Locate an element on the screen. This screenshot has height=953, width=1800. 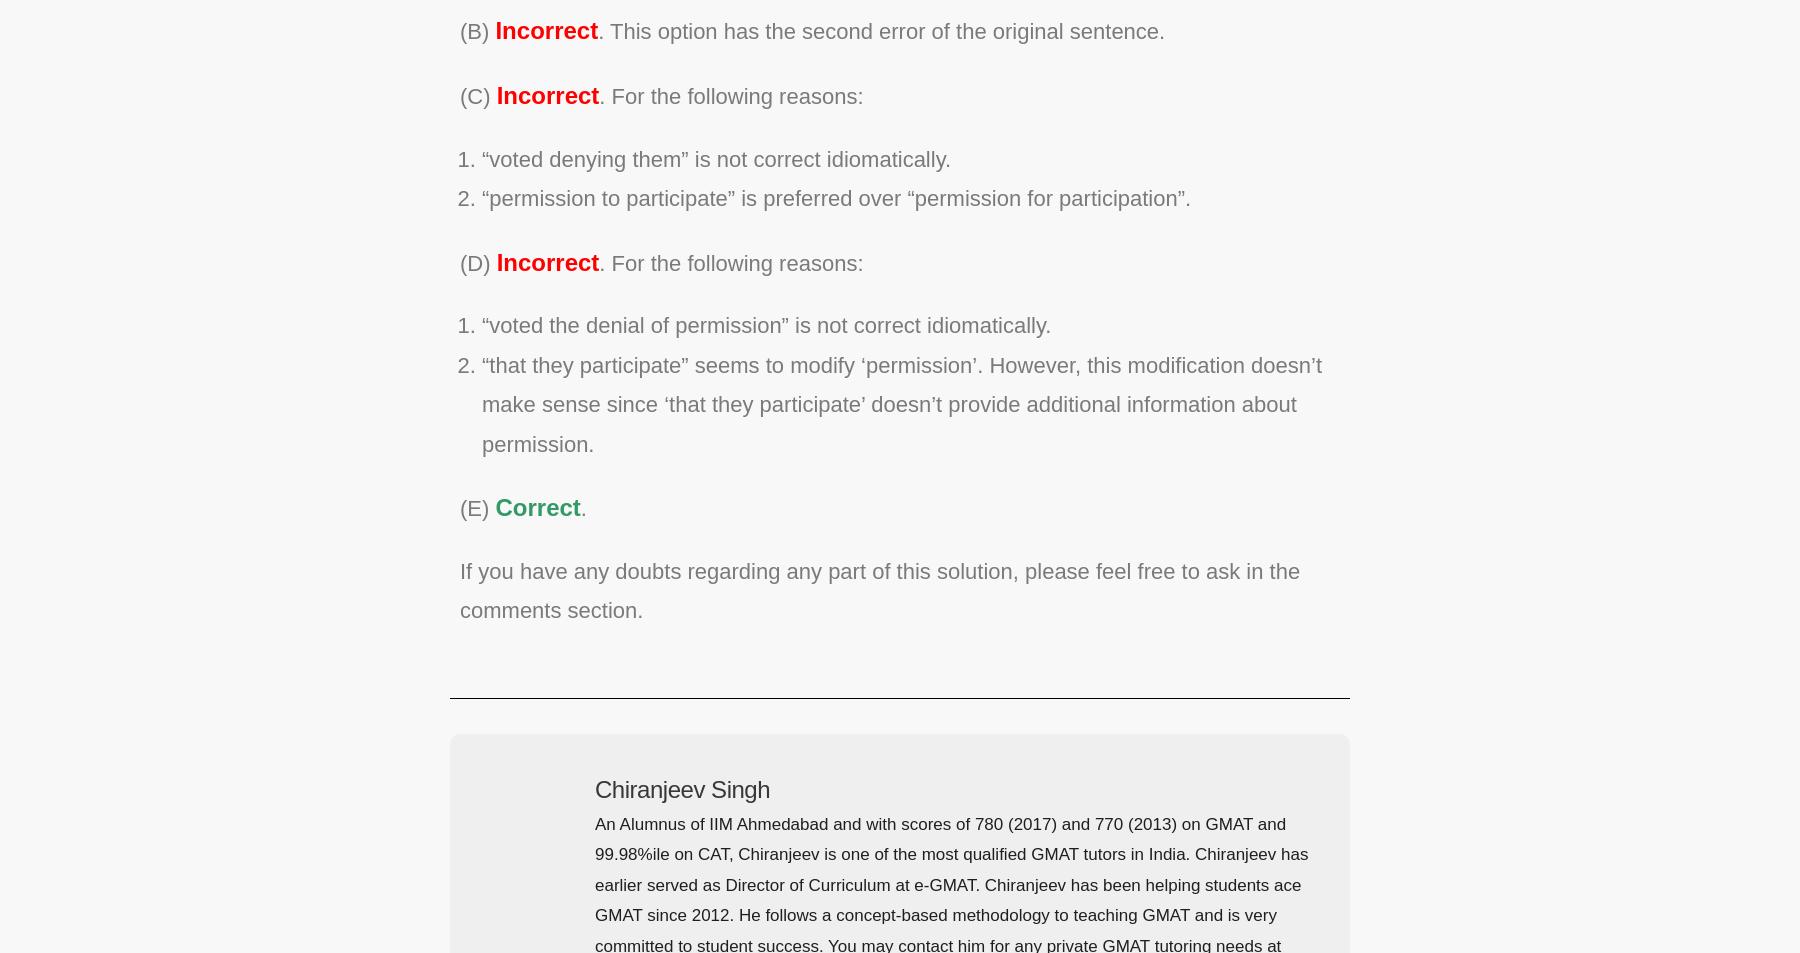
'(B)' is located at coordinates (476, 29).